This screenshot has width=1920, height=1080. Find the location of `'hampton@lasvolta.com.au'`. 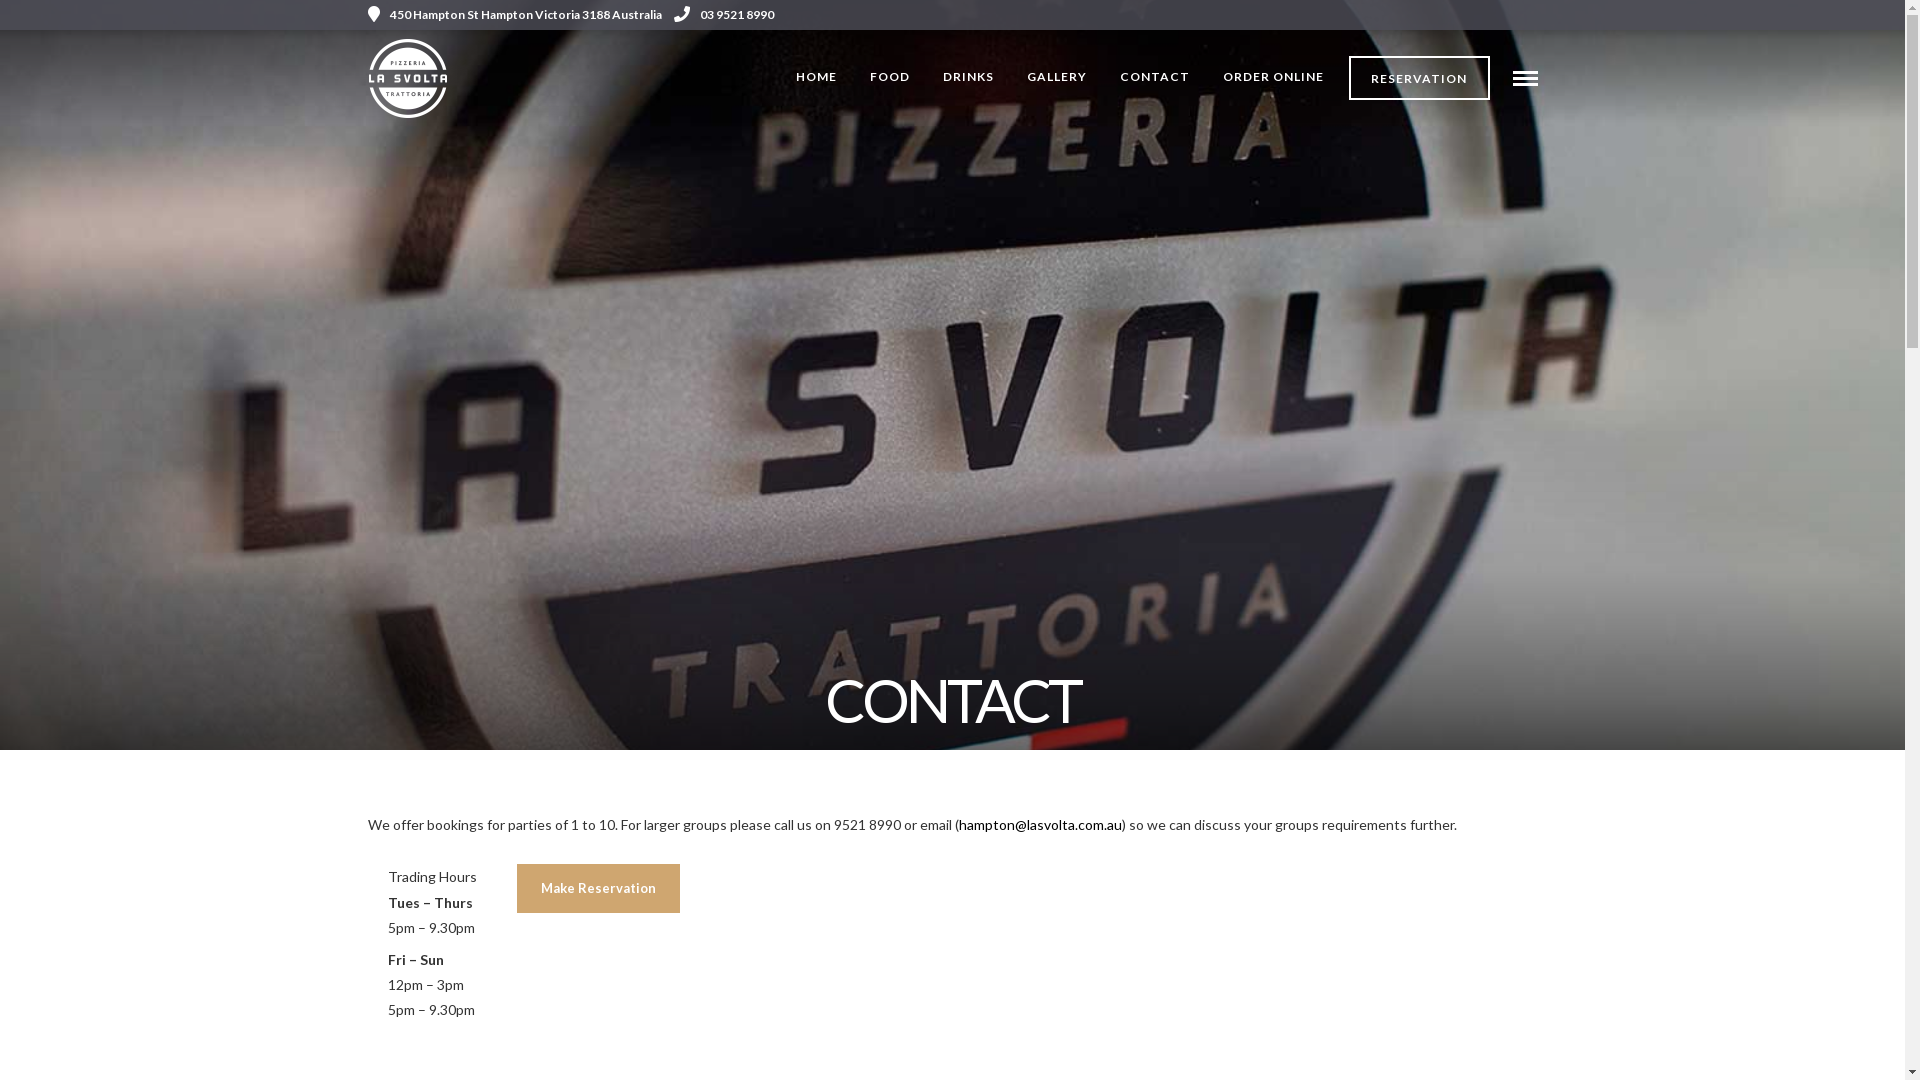

'hampton@lasvolta.com.au' is located at coordinates (957, 824).